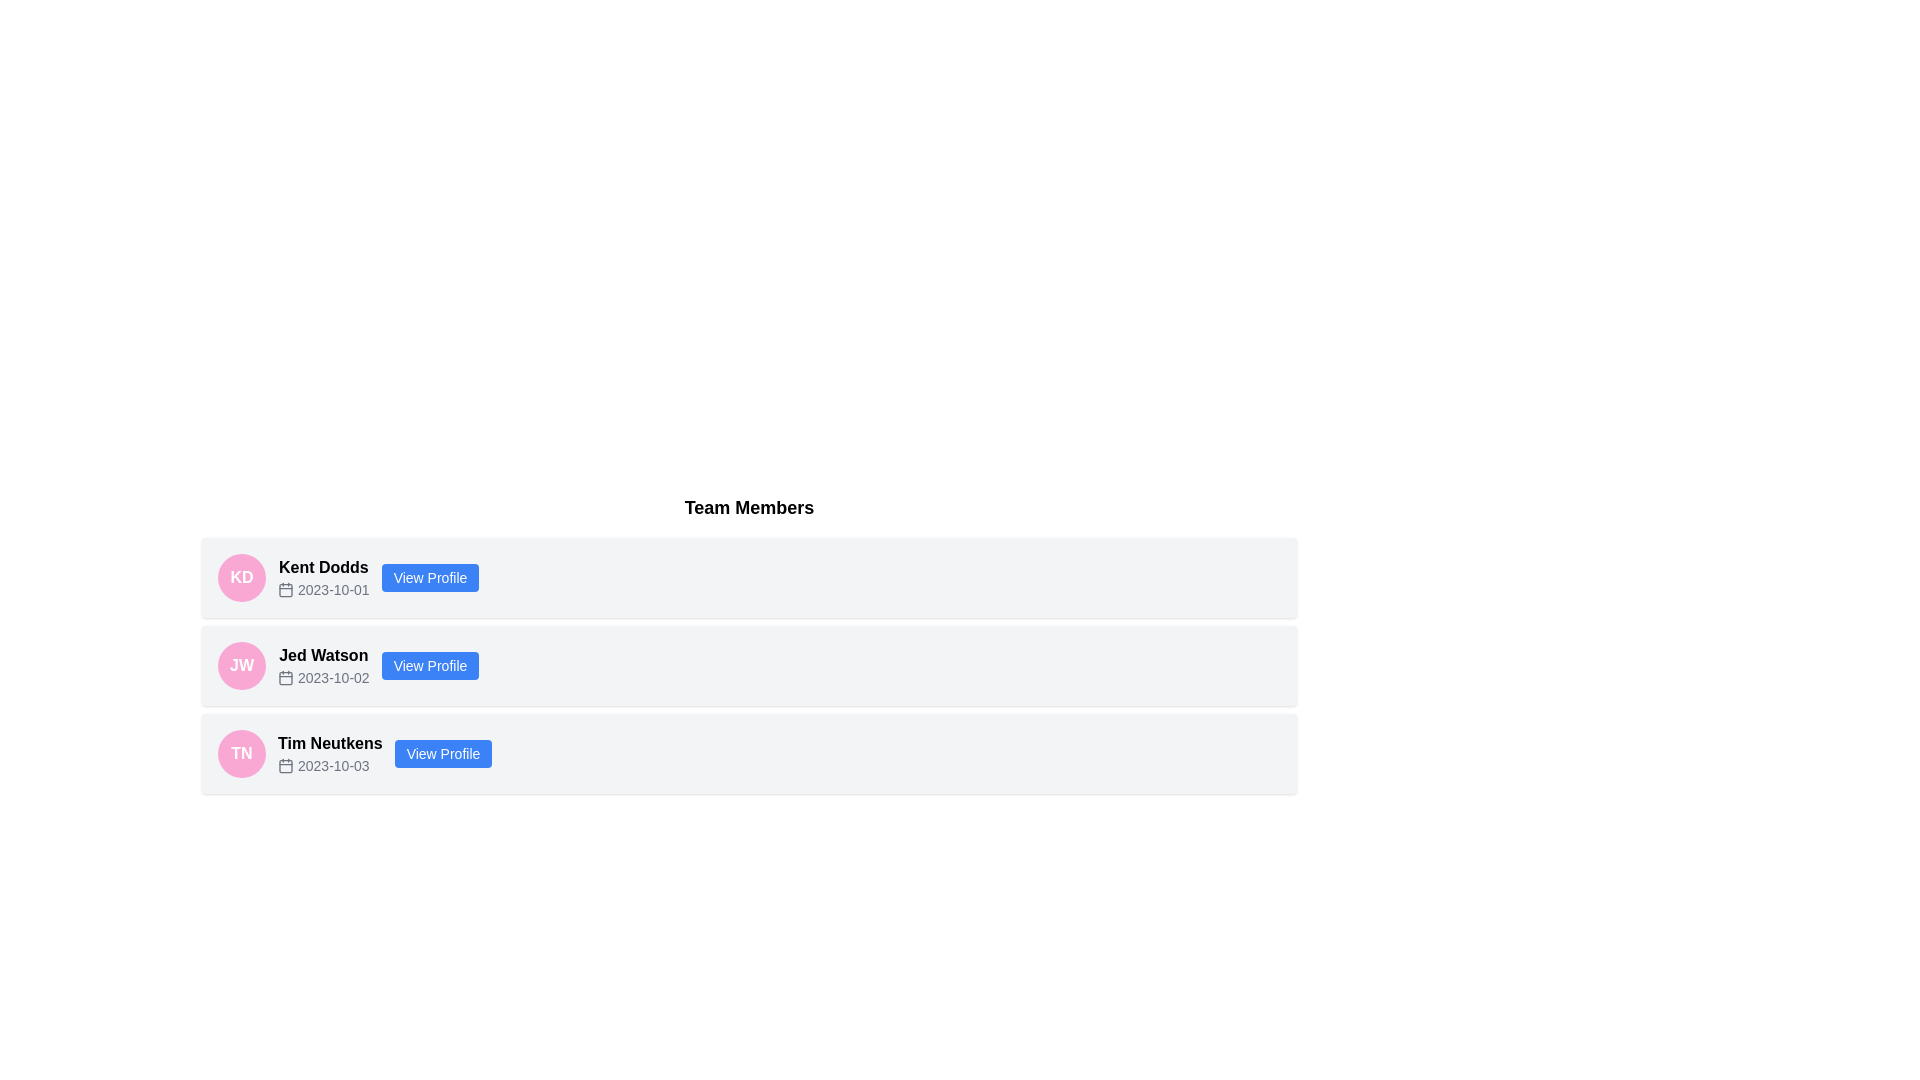 This screenshot has height=1080, width=1920. Describe the element at coordinates (429, 666) in the screenshot. I see `the button that allows users` at that location.